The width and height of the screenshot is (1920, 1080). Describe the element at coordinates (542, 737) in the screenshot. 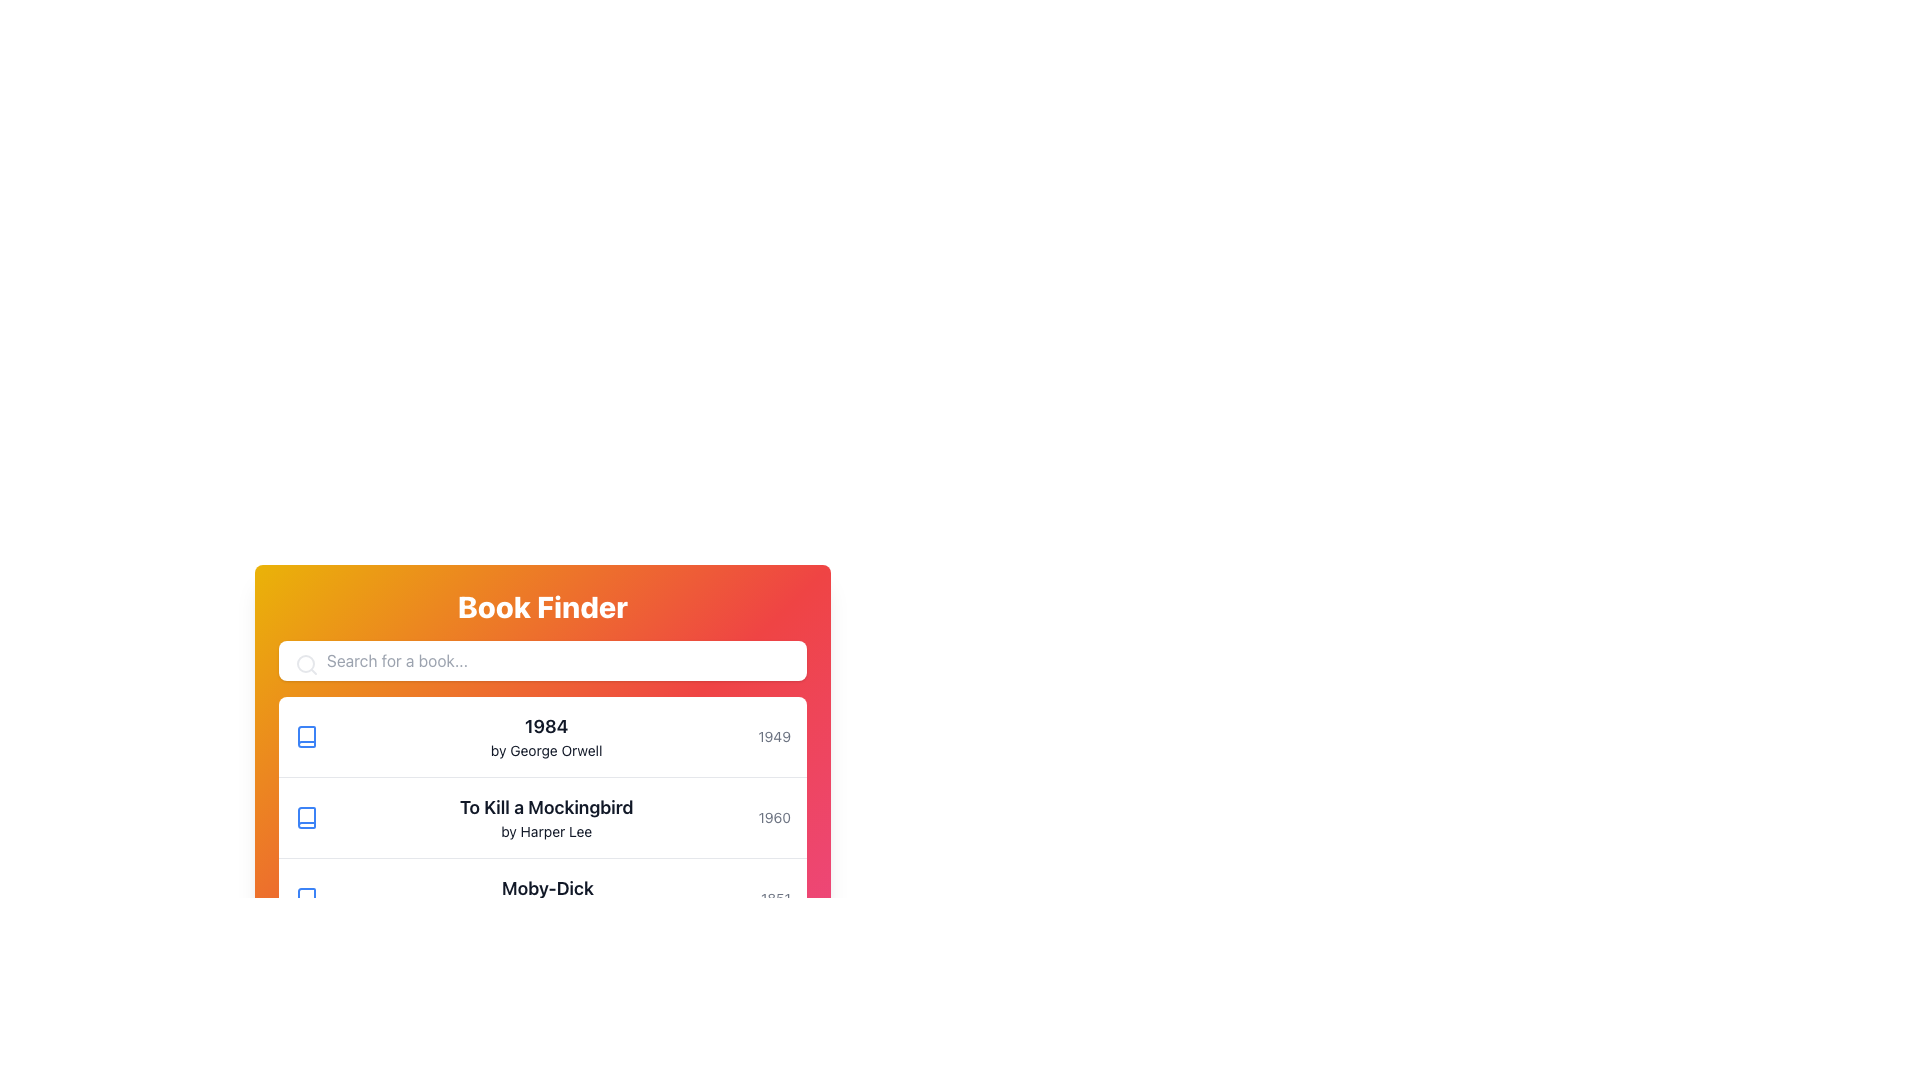

I see `the first list item in the 'Book Finder' section that displays book information, including the title, author, and year of publication` at that location.